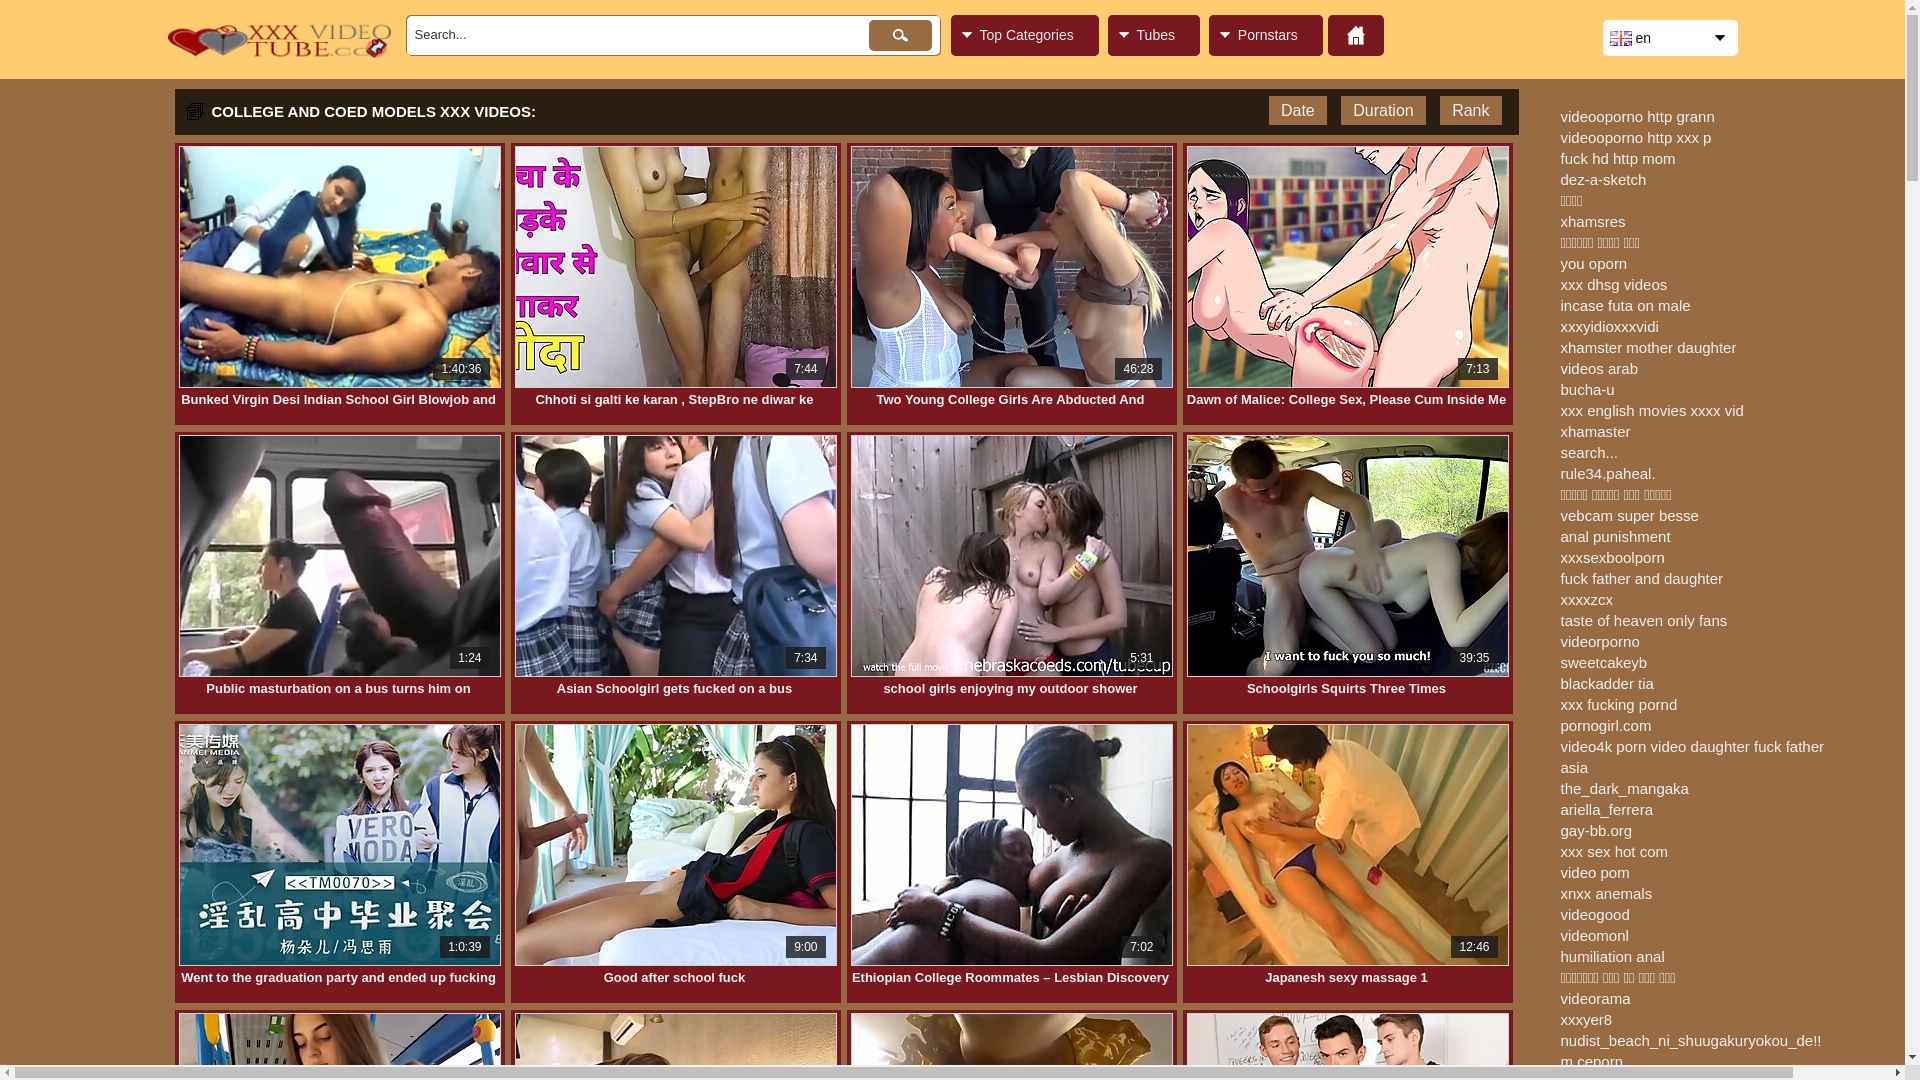  What do you see at coordinates (1618, 703) in the screenshot?
I see `'xxx fucking pornd'` at bounding box center [1618, 703].